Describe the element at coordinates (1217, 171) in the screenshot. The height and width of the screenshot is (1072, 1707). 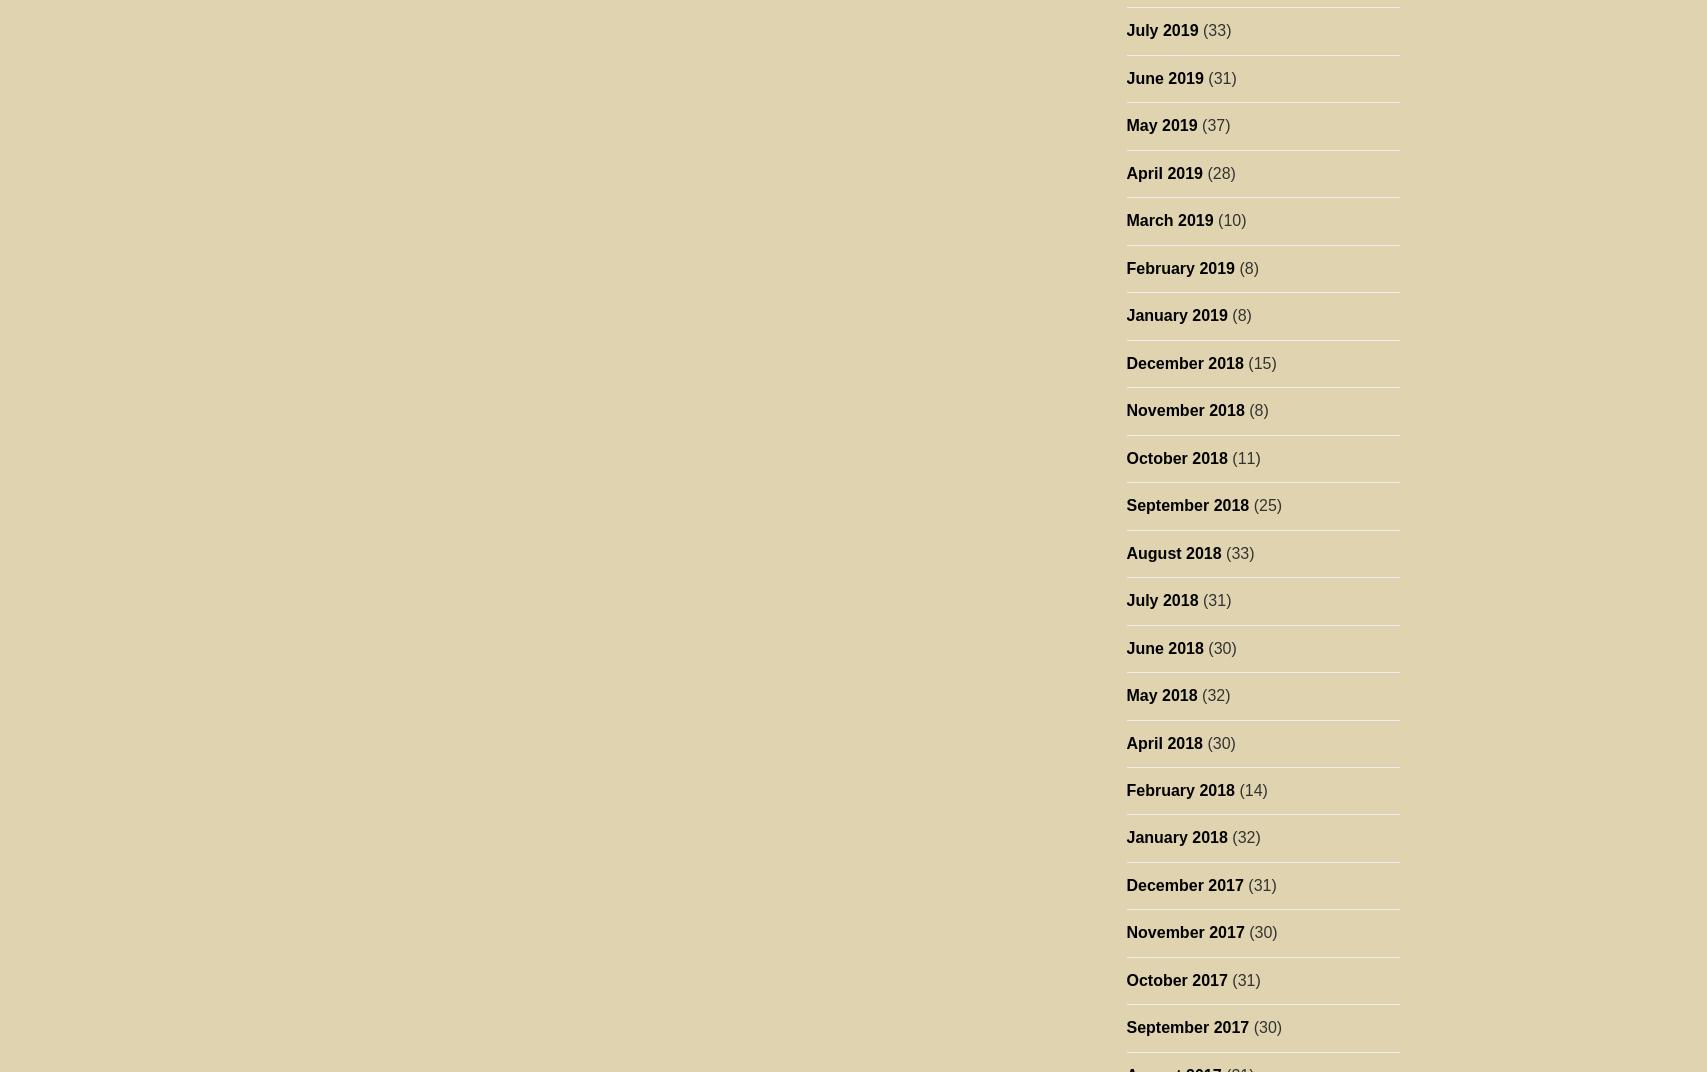
I see `'(28)'` at that location.